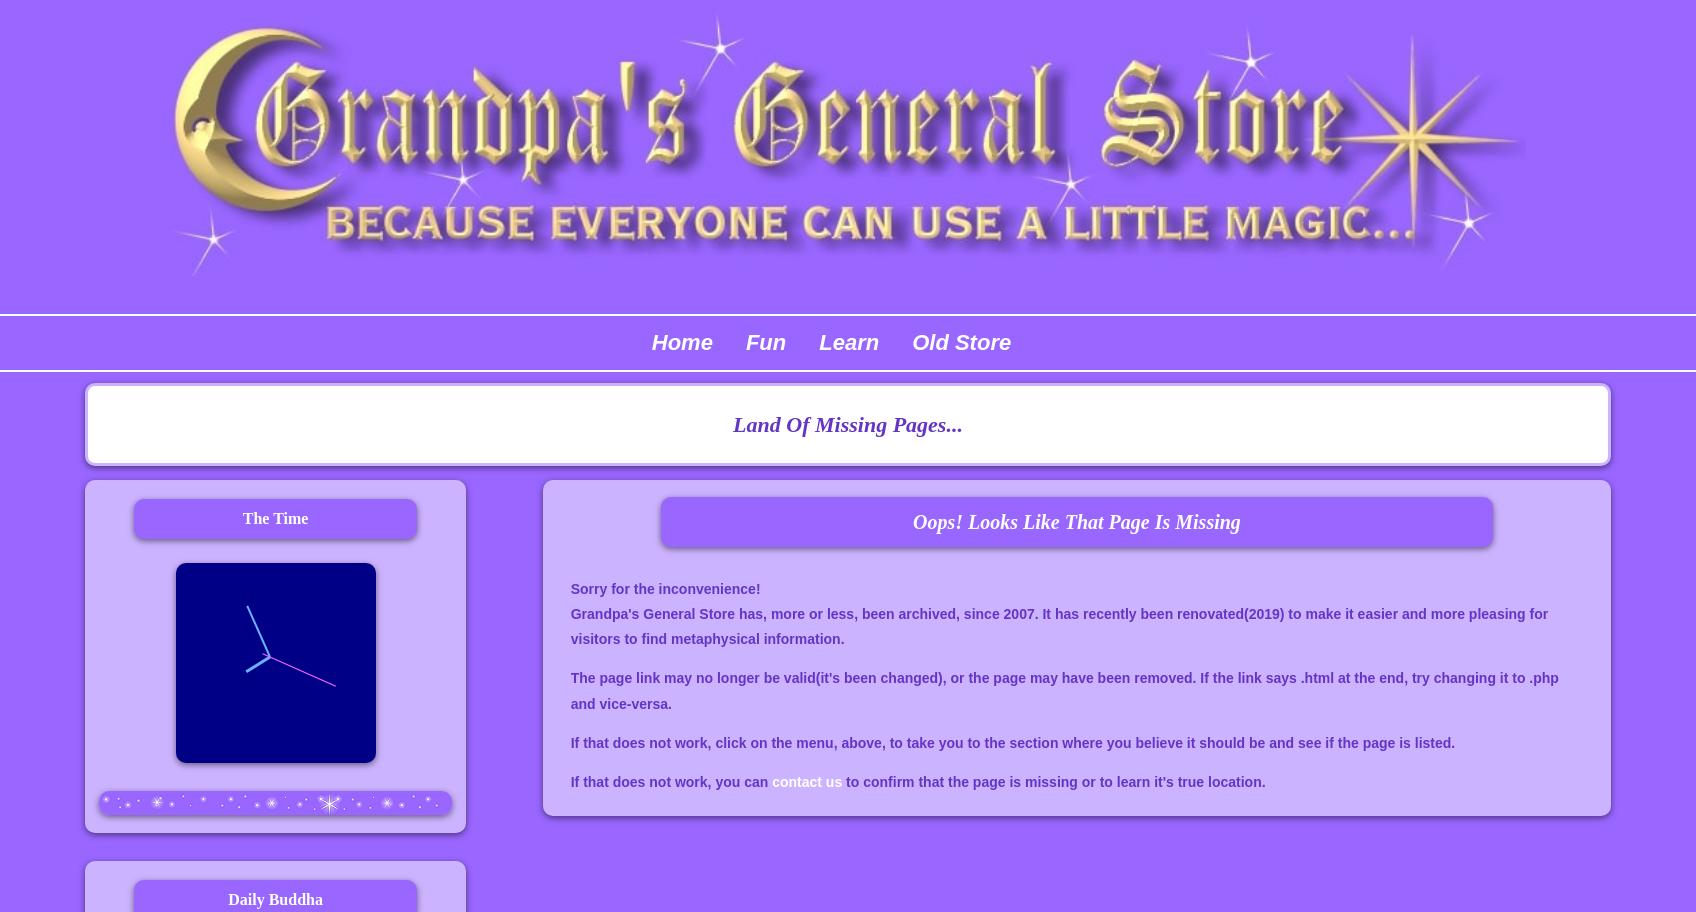 The height and width of the screenshot is (912, 1696). Describe the element at coordinates (273, 898) in the screenshot. I see `'Daily Buddha'` at that location.